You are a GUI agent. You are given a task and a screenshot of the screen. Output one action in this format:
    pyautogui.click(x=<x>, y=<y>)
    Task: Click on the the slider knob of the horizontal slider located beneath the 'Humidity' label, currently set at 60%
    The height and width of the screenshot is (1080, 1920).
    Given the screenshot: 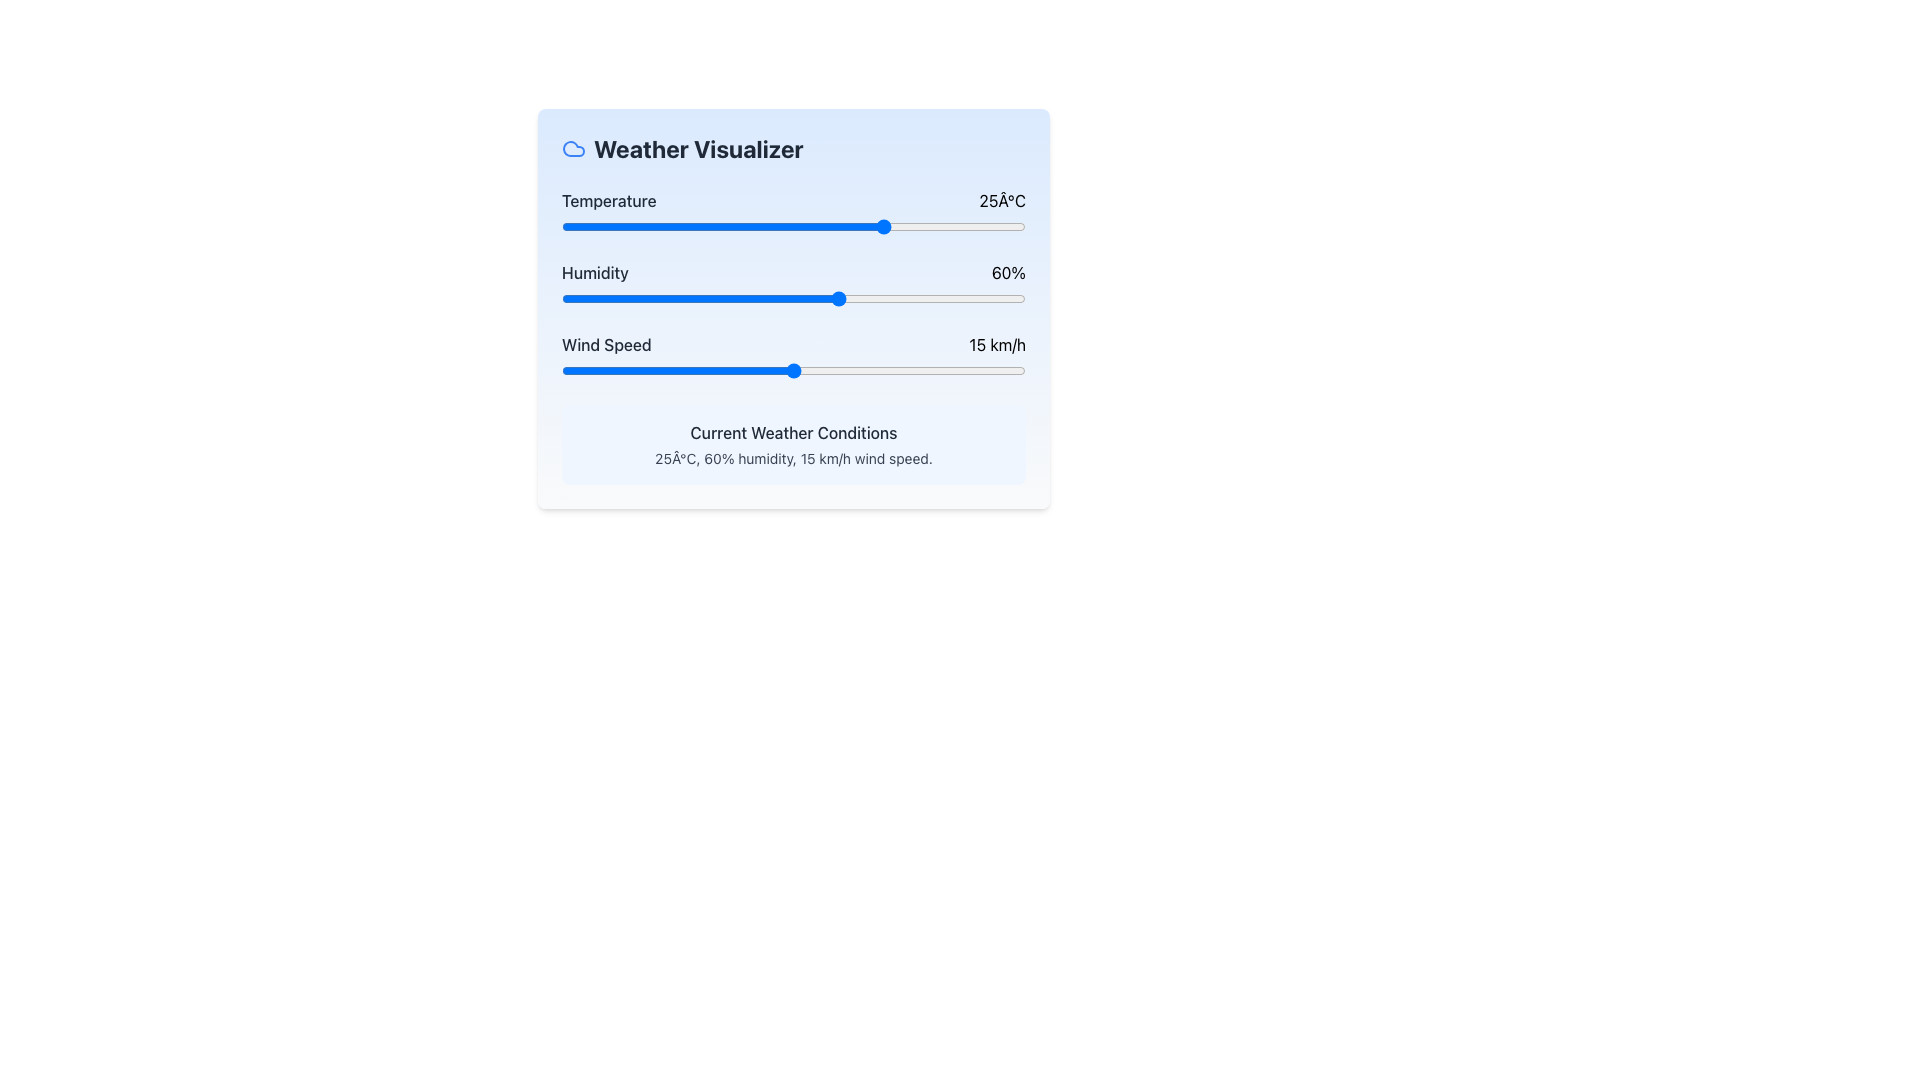 What is the action you would take?
    pyautogui.click(x=792, y=299)
    